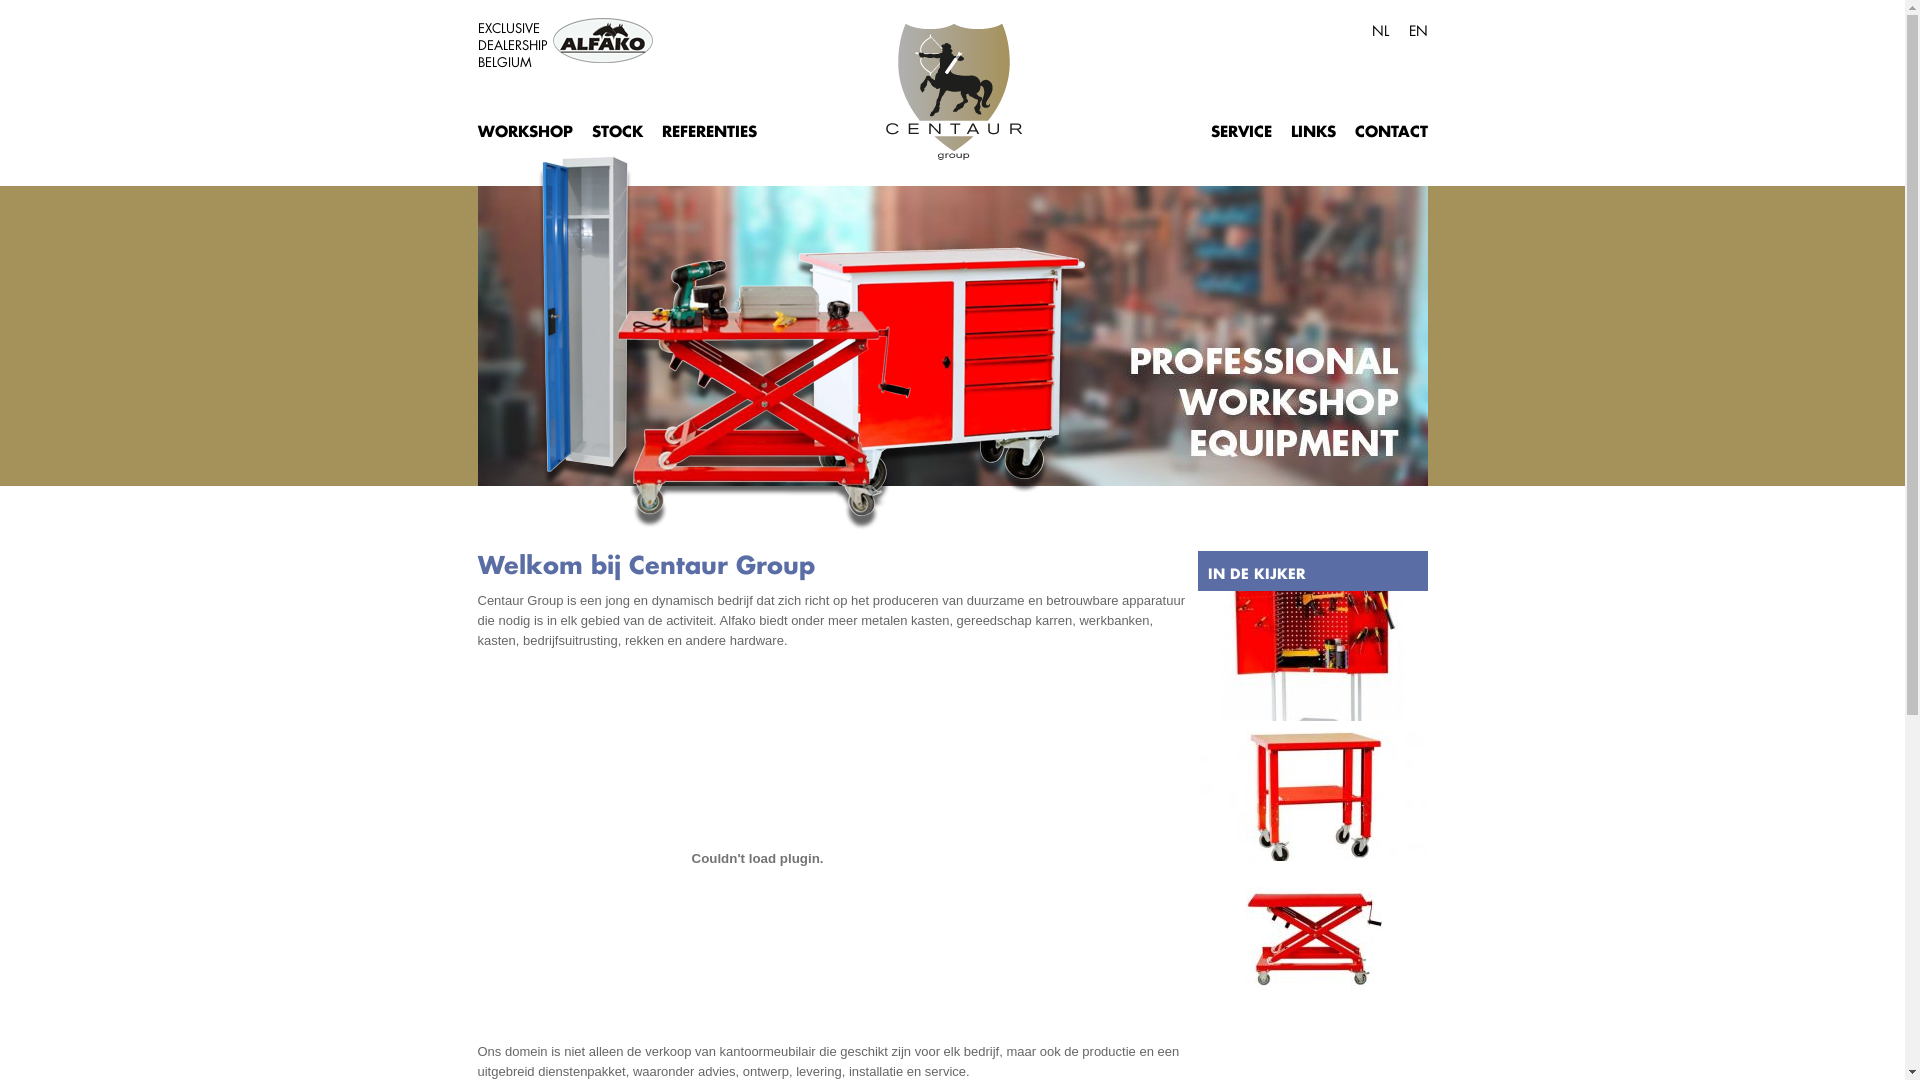 The height and width of the screenshot is (1080, 1920). I want to click on 'SERVICE', so click(1208, 128).